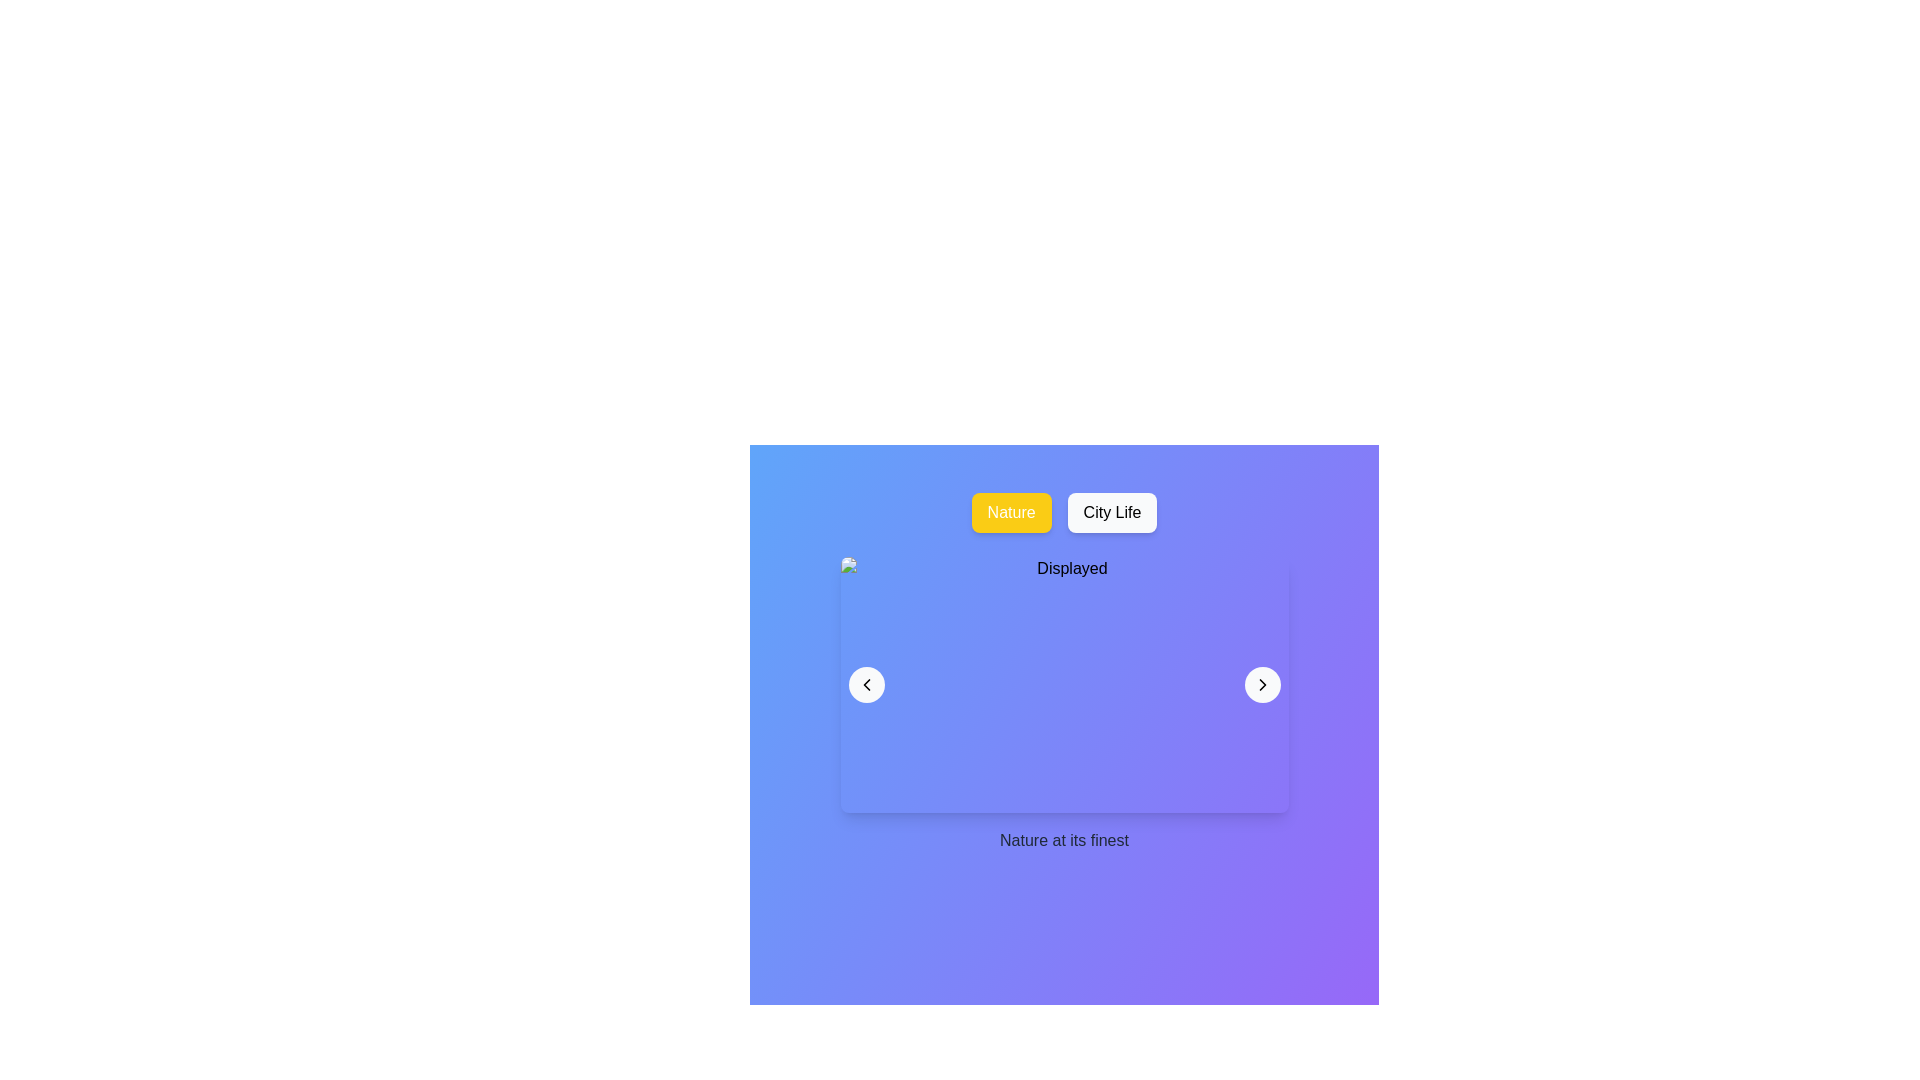 The width and height of the screenshot is (1920, 1080). I want to click on the interactive button that serves as a filter for 'Nature'-related content, positioned to the left of the 'City Life' button, so click(1011, 512).